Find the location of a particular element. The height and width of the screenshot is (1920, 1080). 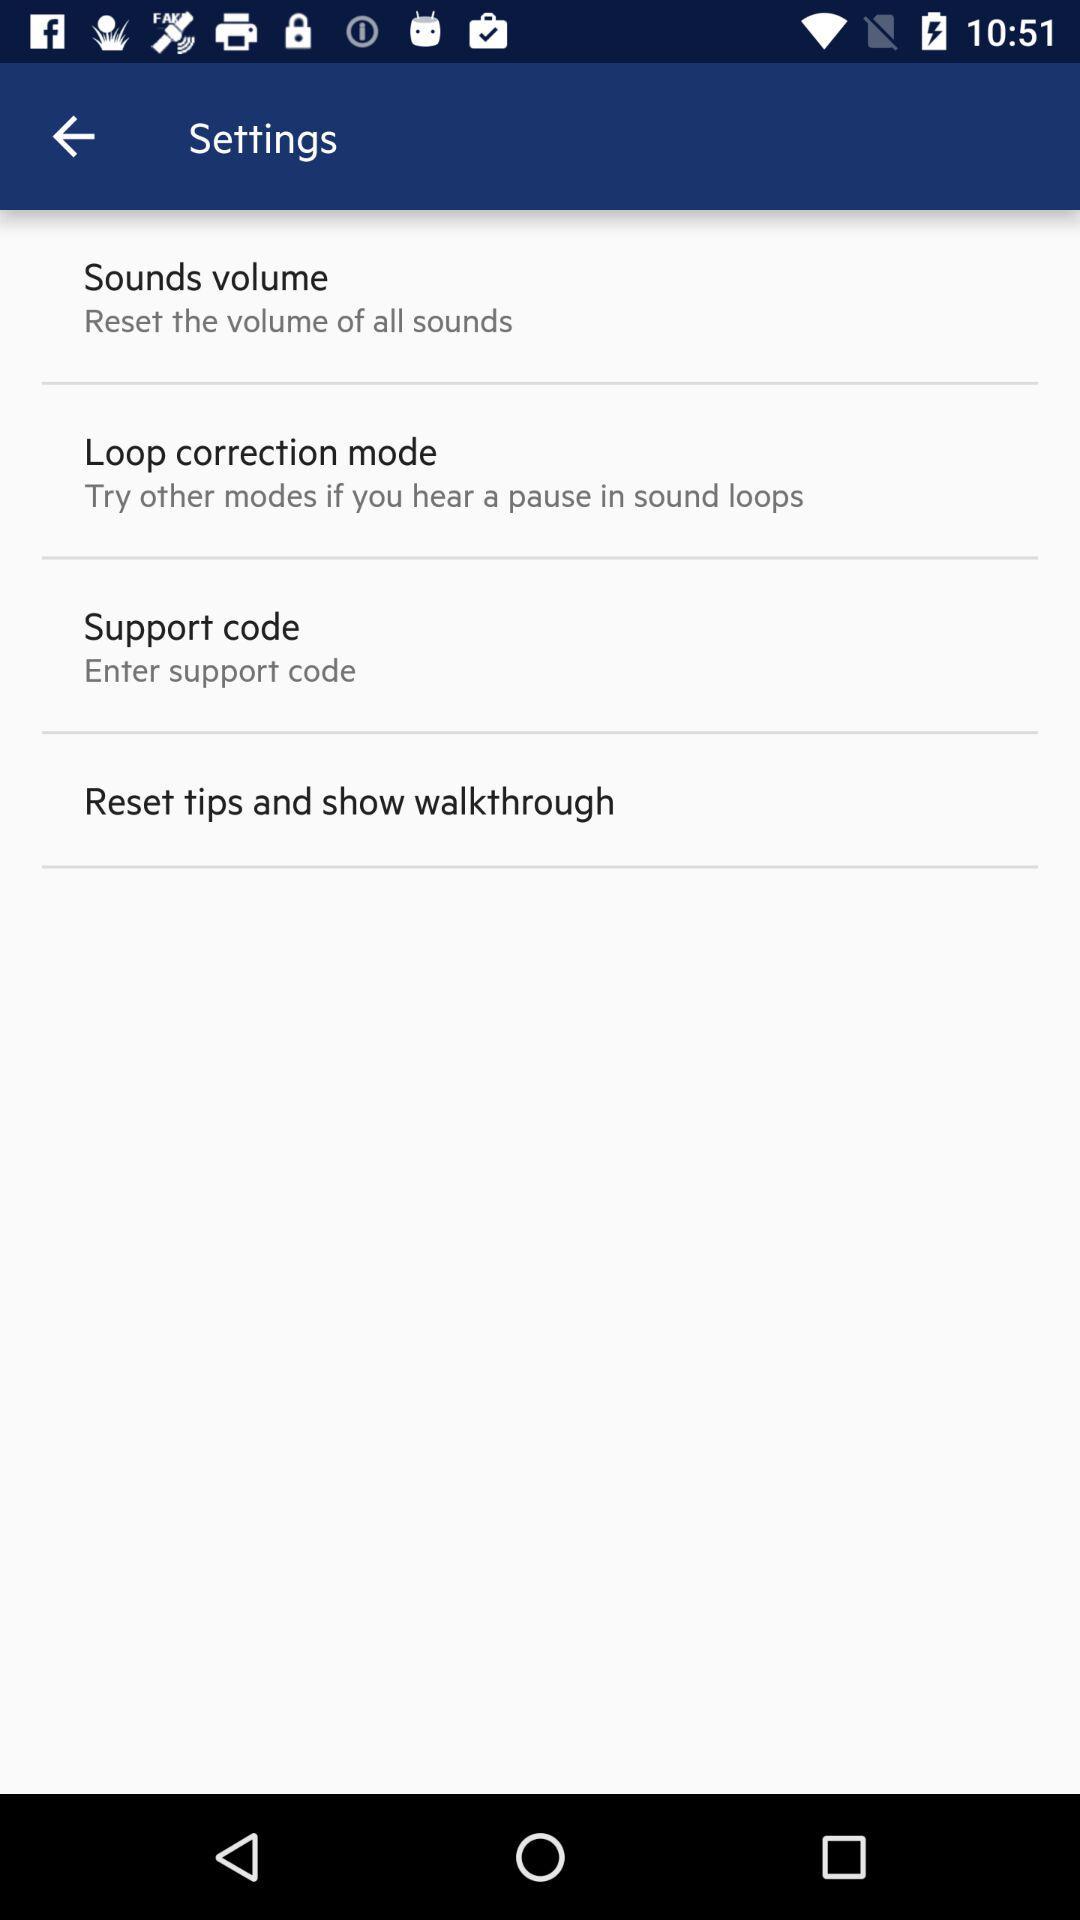

the item below reset the volume item is located at coordinates (259, 449).